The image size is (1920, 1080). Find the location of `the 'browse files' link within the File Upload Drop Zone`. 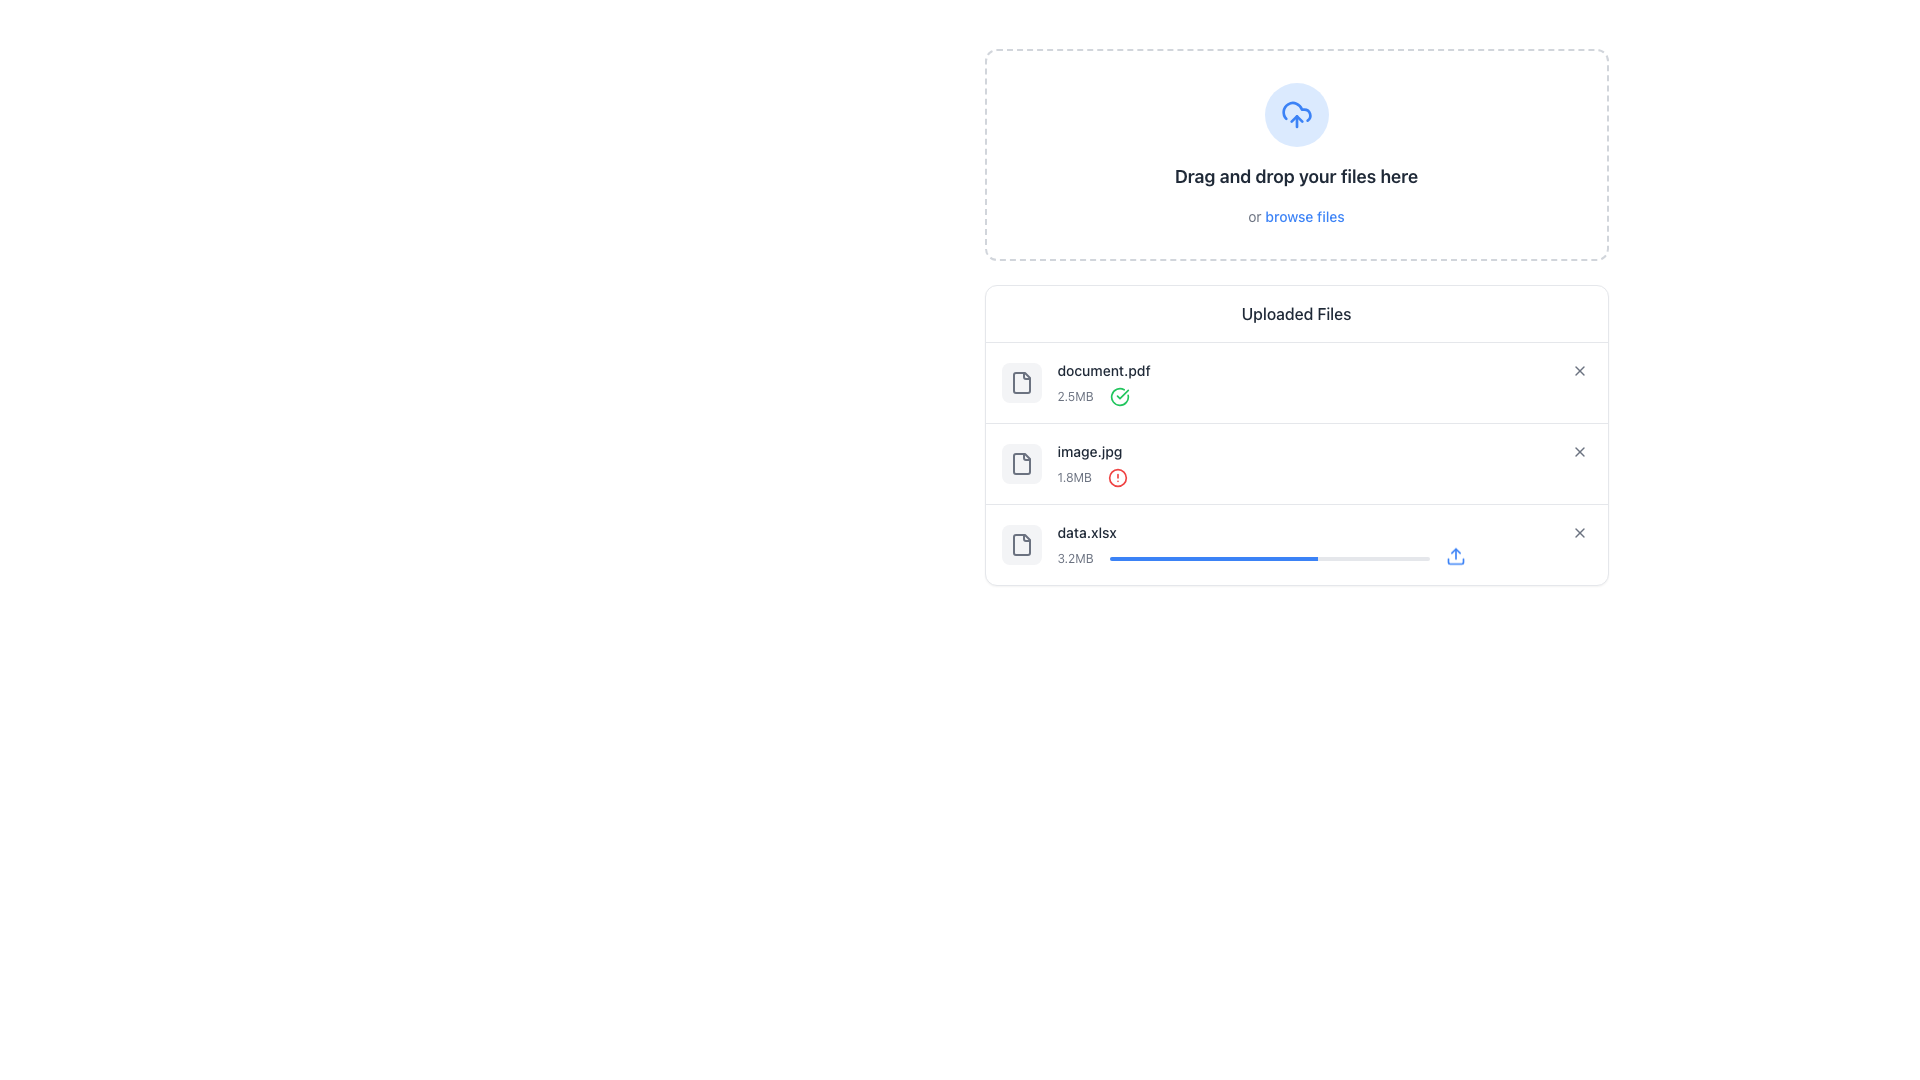

the 'browse files' link within the File Upload Drop Zone is located at coordinates (1296, 153).